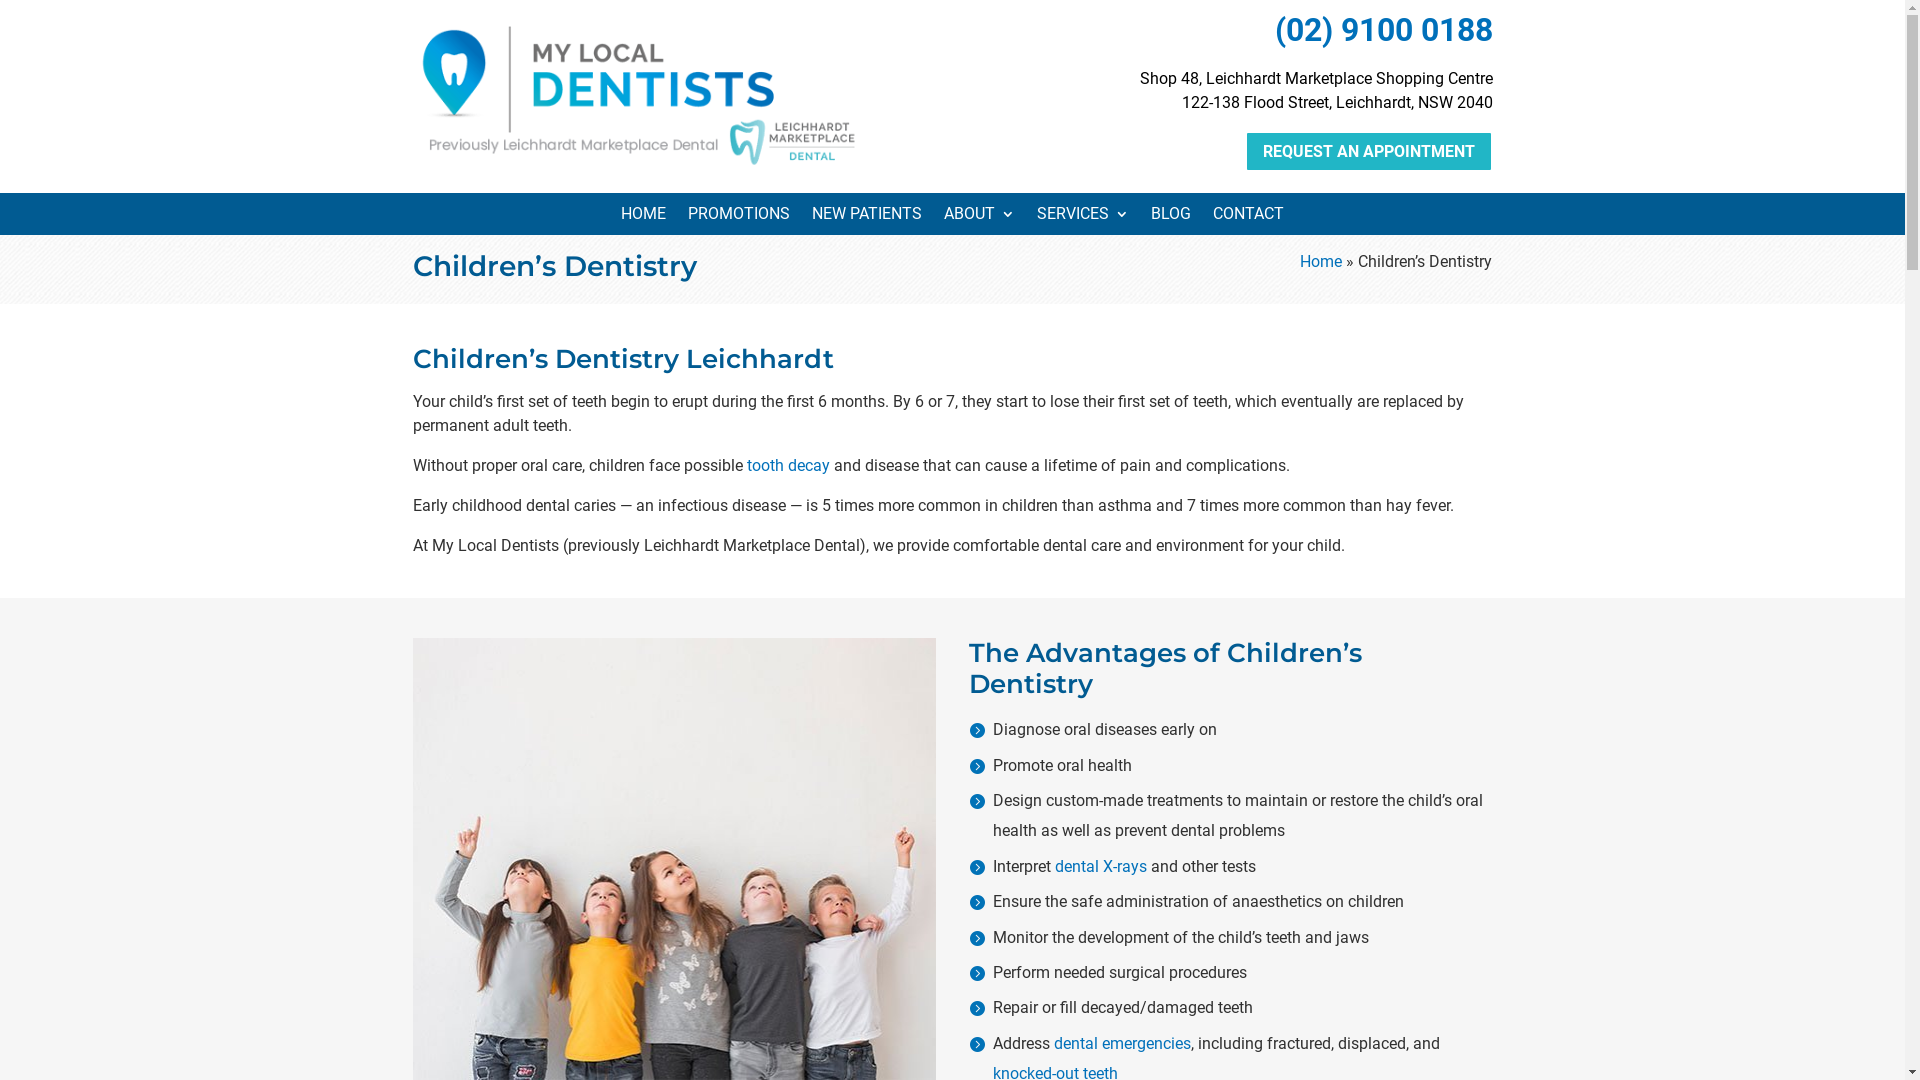 Image resolution: width=1920 pixels, height=1080 pixels. What do you see at coordinates (979, 218) in the screenshot?
I see `'ABOUT'` at bounding box center [979, 218].